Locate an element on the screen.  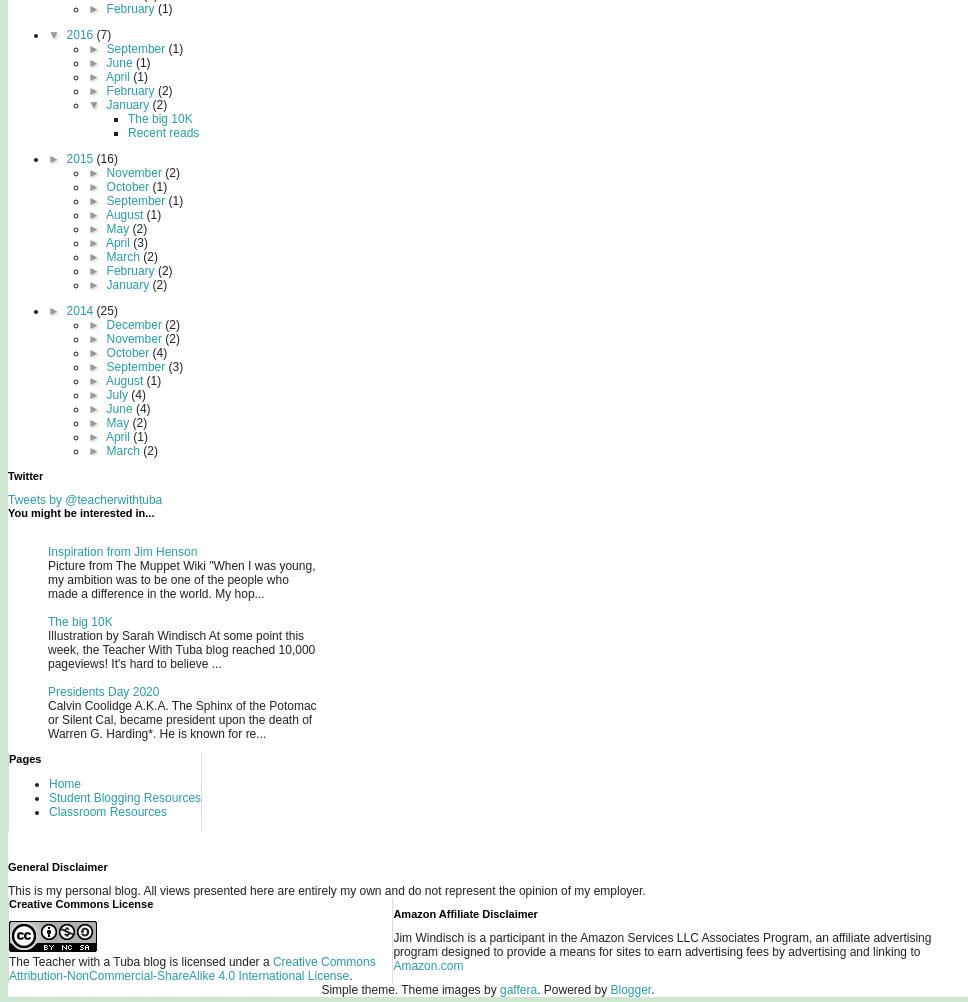
'(7)' is located at coordinates (103, 33).